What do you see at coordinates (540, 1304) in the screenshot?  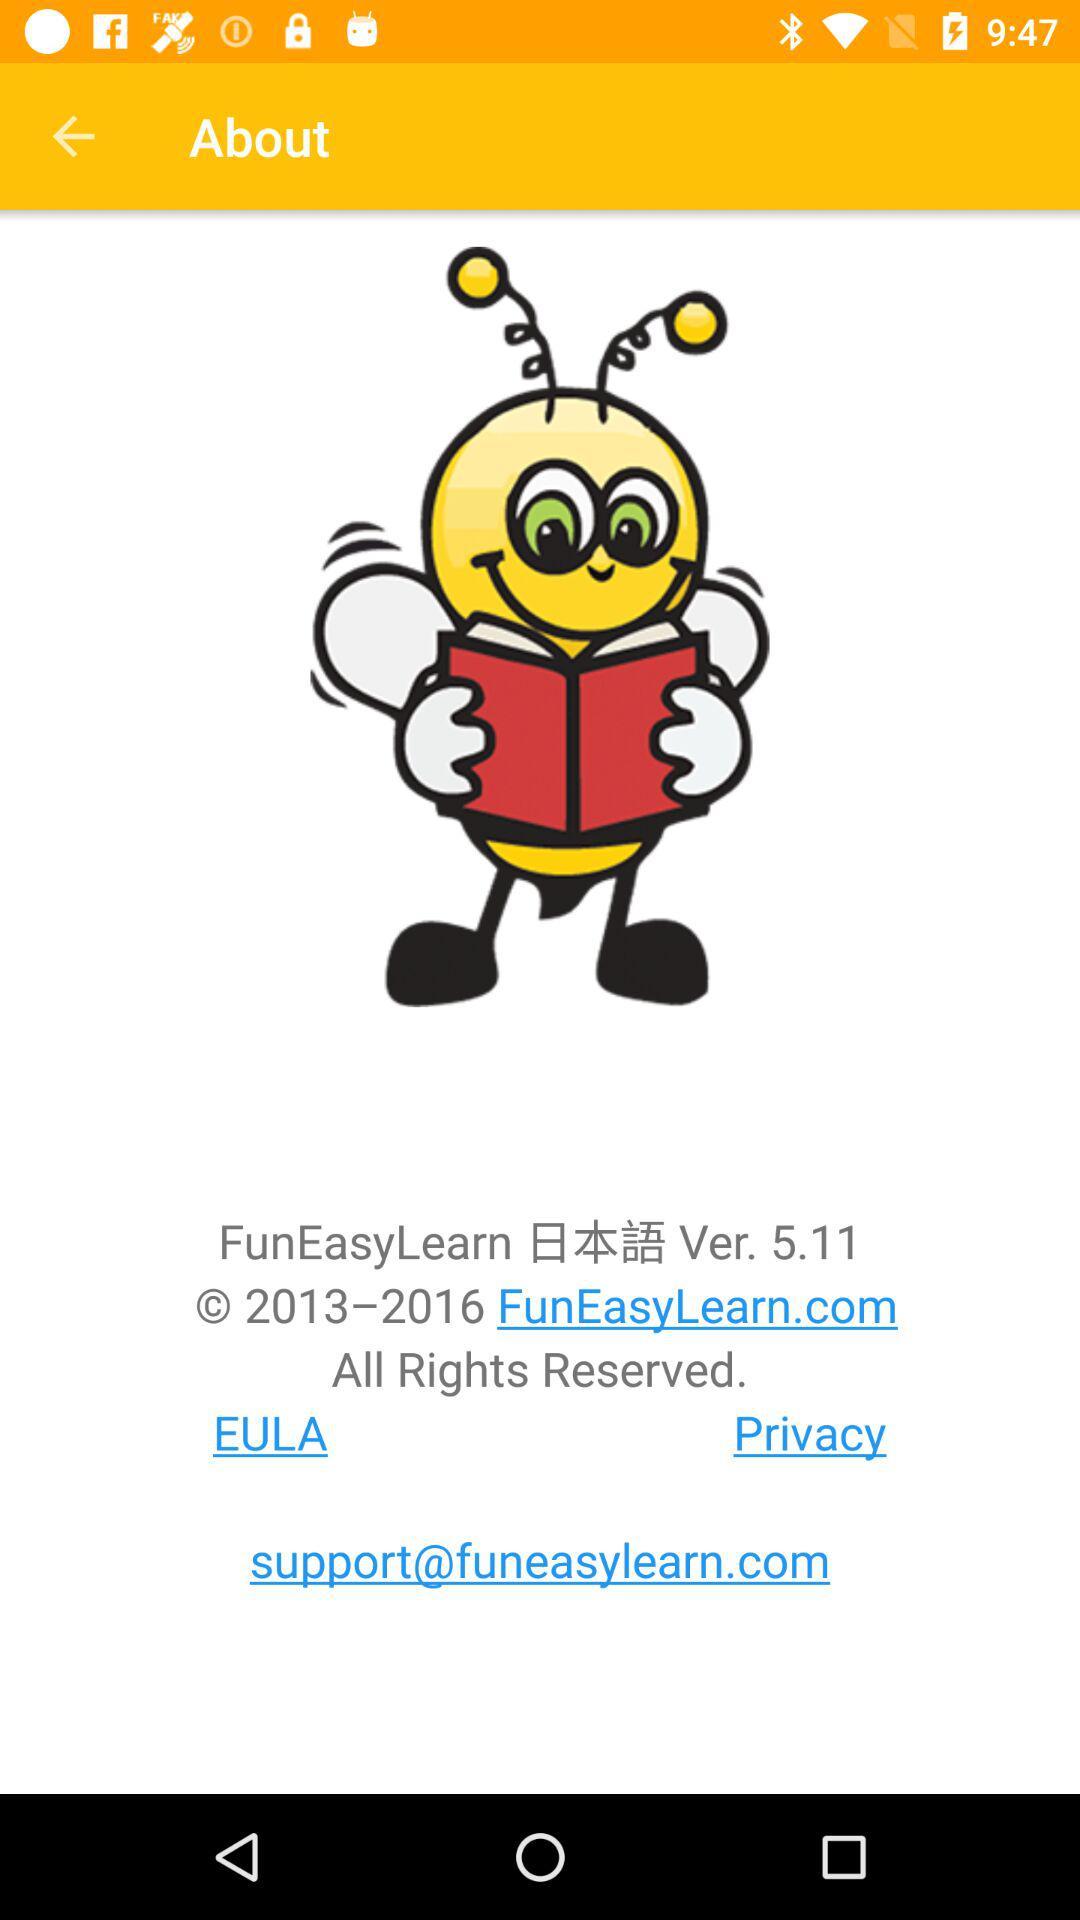 I see `icon above the all rights reserved.` at bounding box center [540, 1304].